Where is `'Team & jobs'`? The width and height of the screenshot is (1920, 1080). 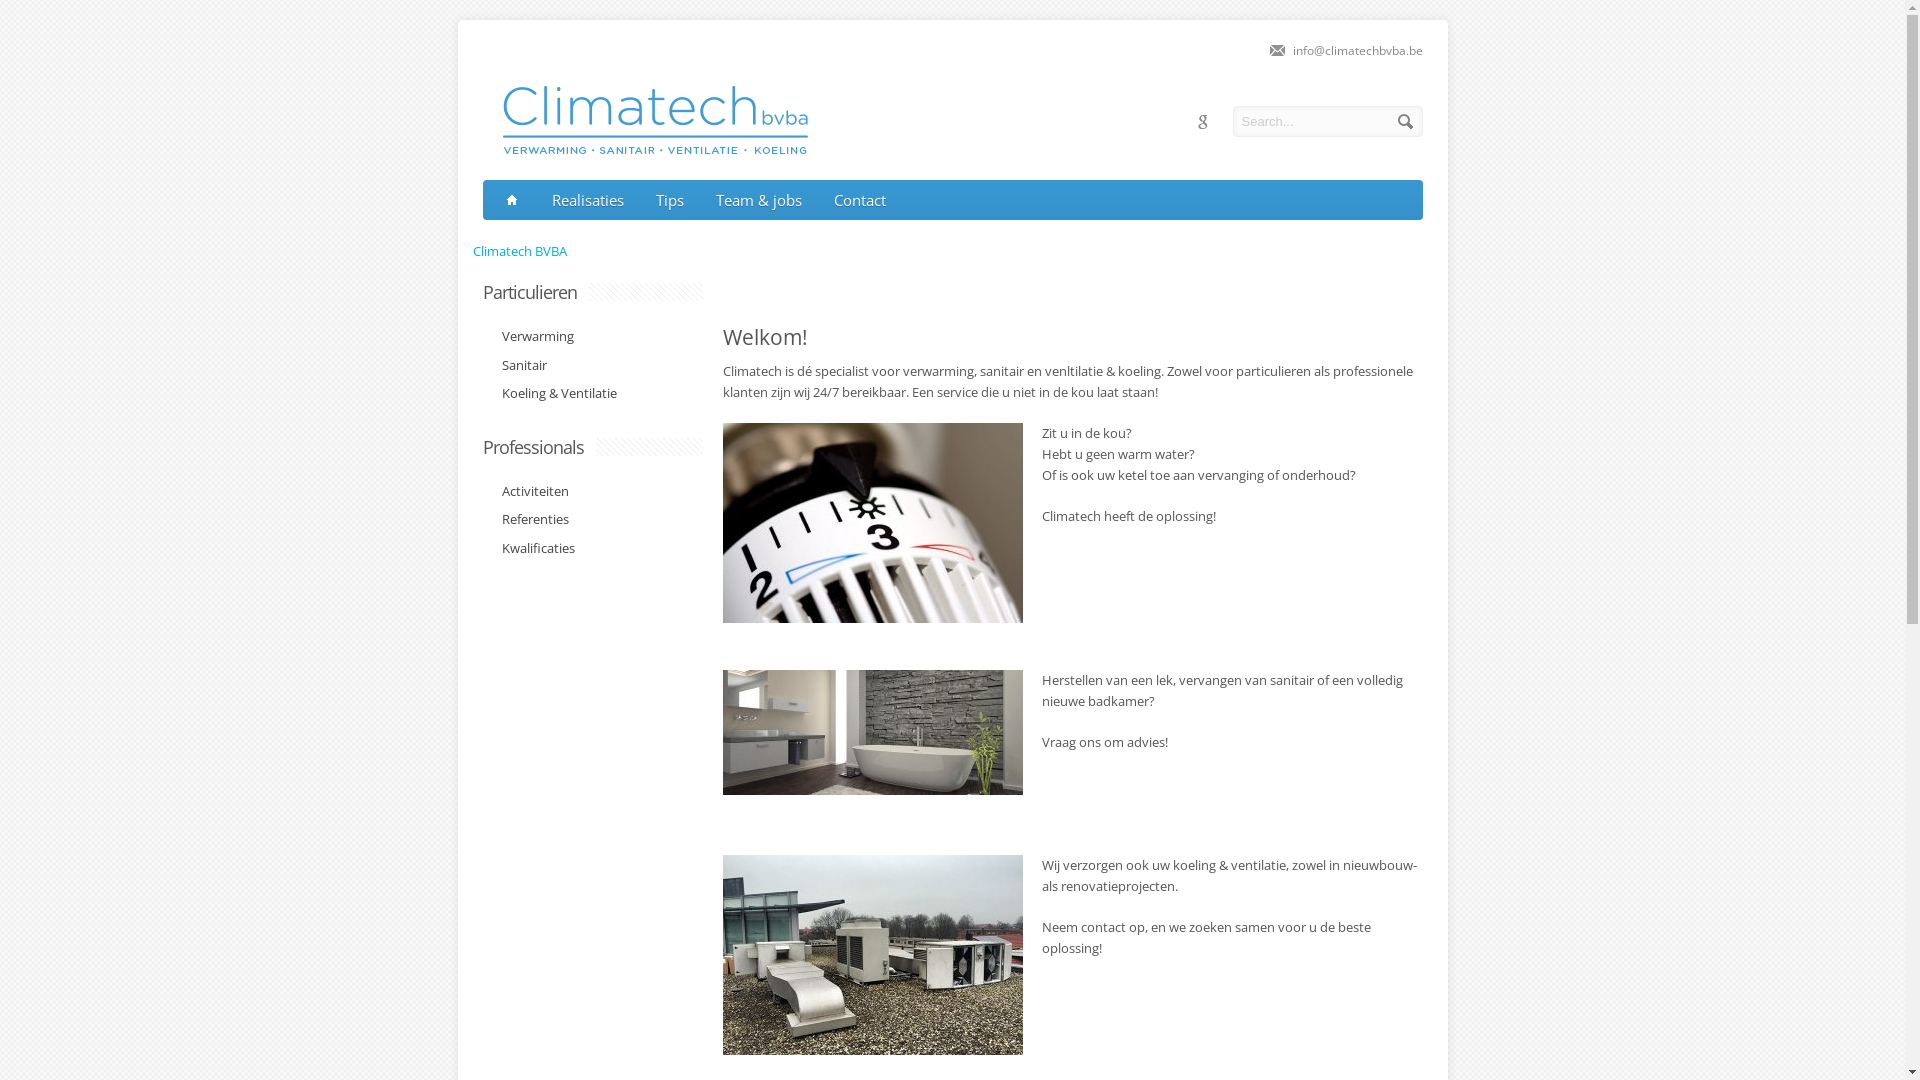 'Team & jobs' is located at coordinates (757, 200).